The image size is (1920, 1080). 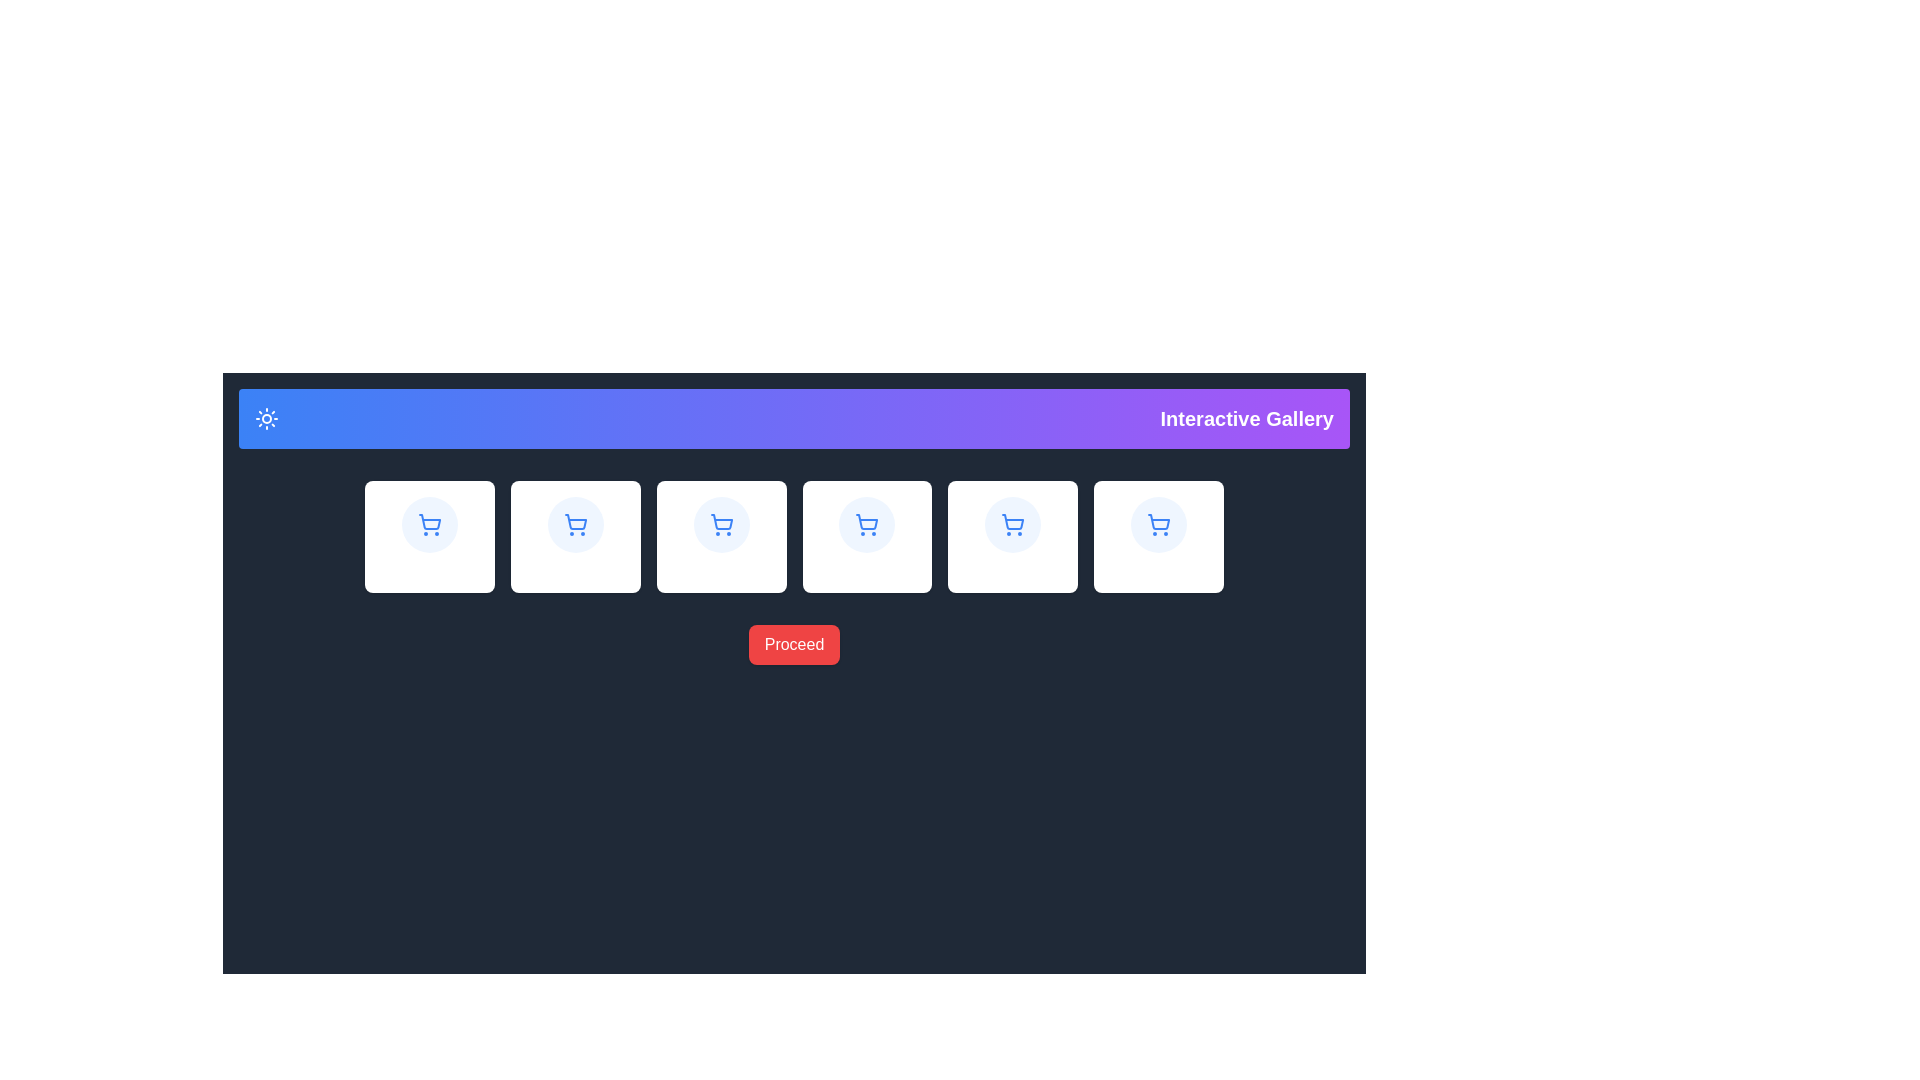 What do you see at coordinates (720, 523) in the screenshot?
I see `the shopping cart icon, which is the third icon from the left in a series of similar icons with rounded corners and a light blue background` at bounding box center [720, 523].